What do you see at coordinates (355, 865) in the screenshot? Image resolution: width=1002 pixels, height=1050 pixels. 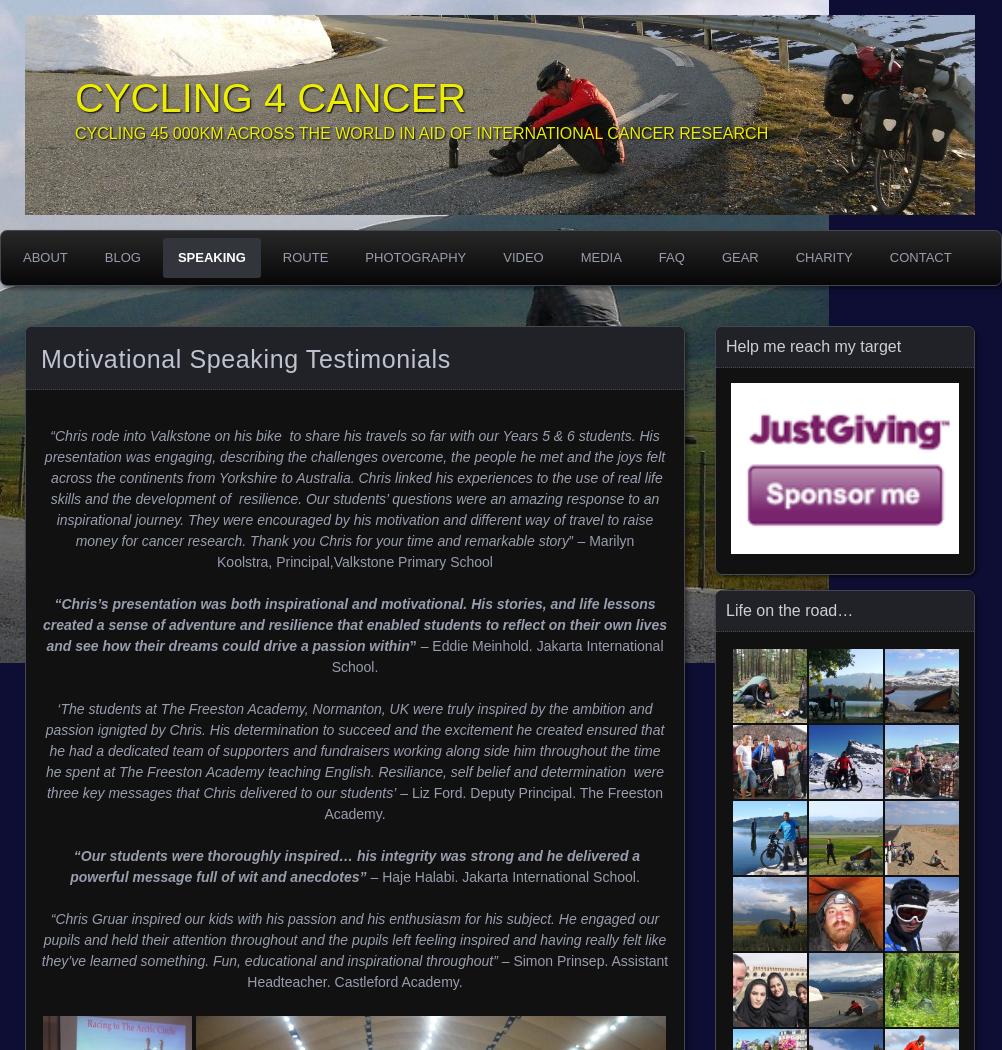 I see `'“Our students were thoroughly inspired… his integrity was strong and he delivered a powerful message full of wit and anecdotes”'` at bounding box center [355, 865].